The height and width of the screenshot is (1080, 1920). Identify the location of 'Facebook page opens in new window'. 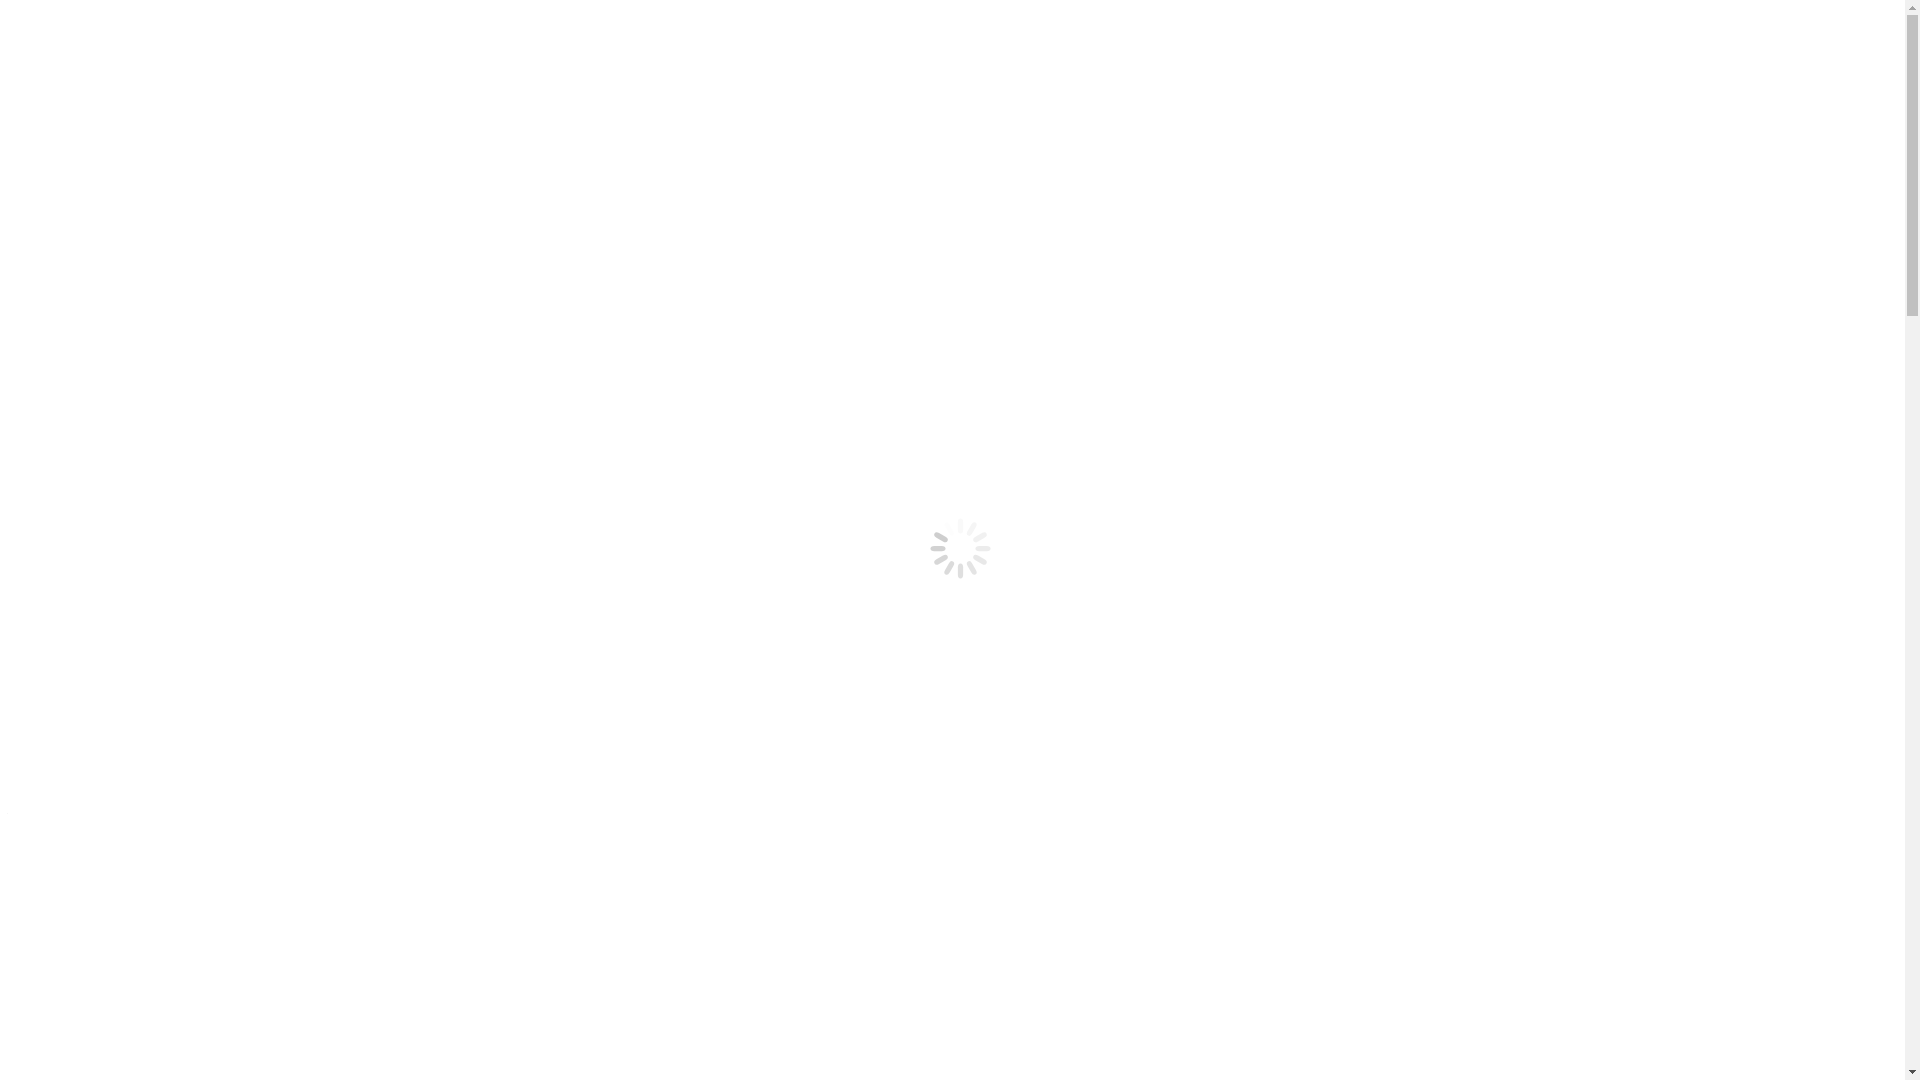
(127, 106).